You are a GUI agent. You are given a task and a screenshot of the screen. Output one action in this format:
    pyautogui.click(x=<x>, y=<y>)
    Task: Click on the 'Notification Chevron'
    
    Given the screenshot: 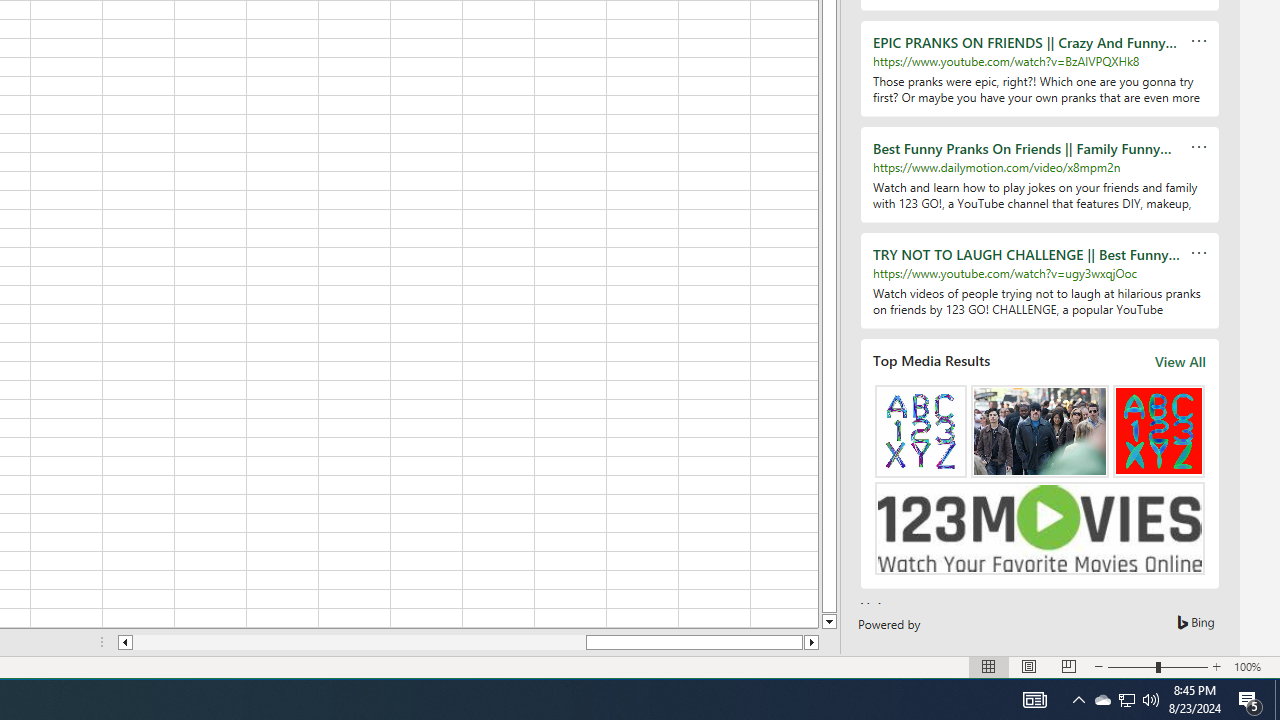 What is the action you would take?
    pyautogui.click(x=1078, y=698)
    